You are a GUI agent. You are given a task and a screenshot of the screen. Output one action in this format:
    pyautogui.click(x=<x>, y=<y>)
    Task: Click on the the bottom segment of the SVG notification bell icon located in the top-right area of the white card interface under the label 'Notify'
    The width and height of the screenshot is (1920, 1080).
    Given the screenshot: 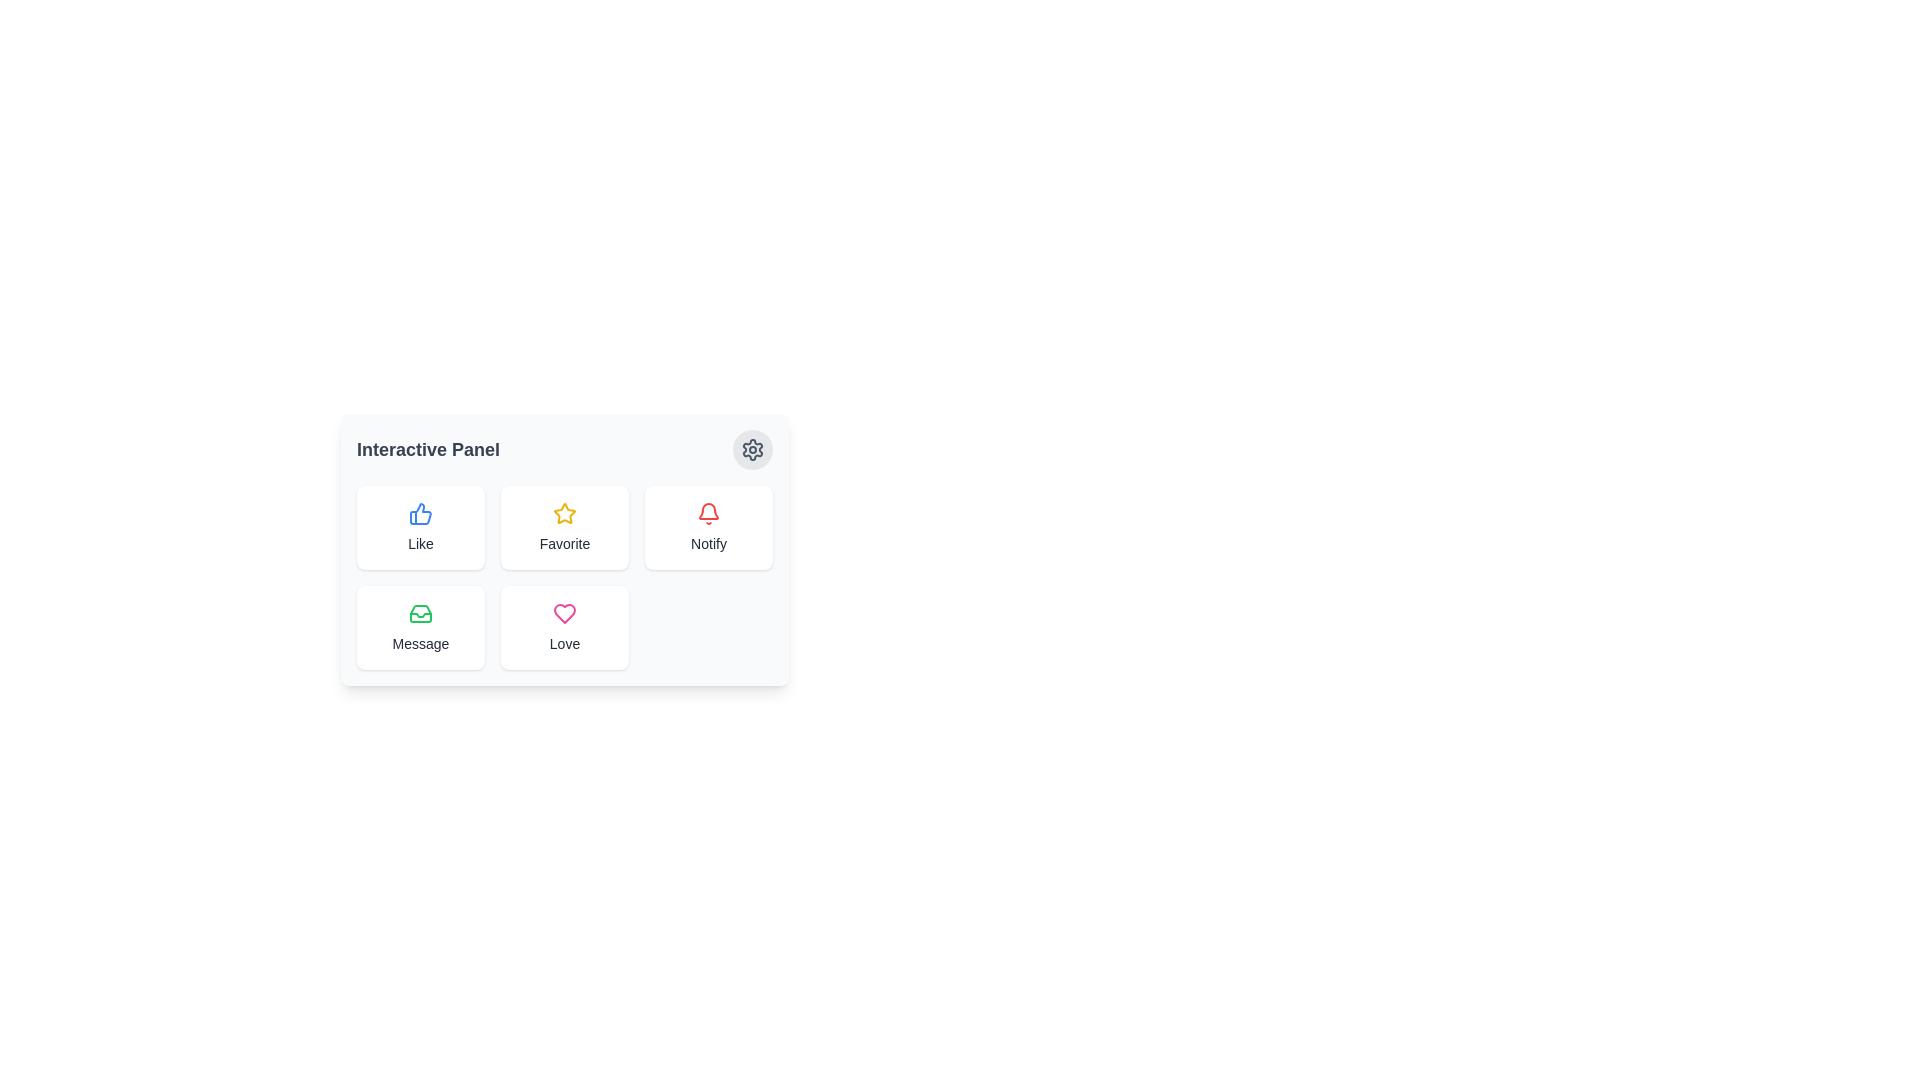 What is the action you would take?
    pyautogui.click(x=709, y=510)
    